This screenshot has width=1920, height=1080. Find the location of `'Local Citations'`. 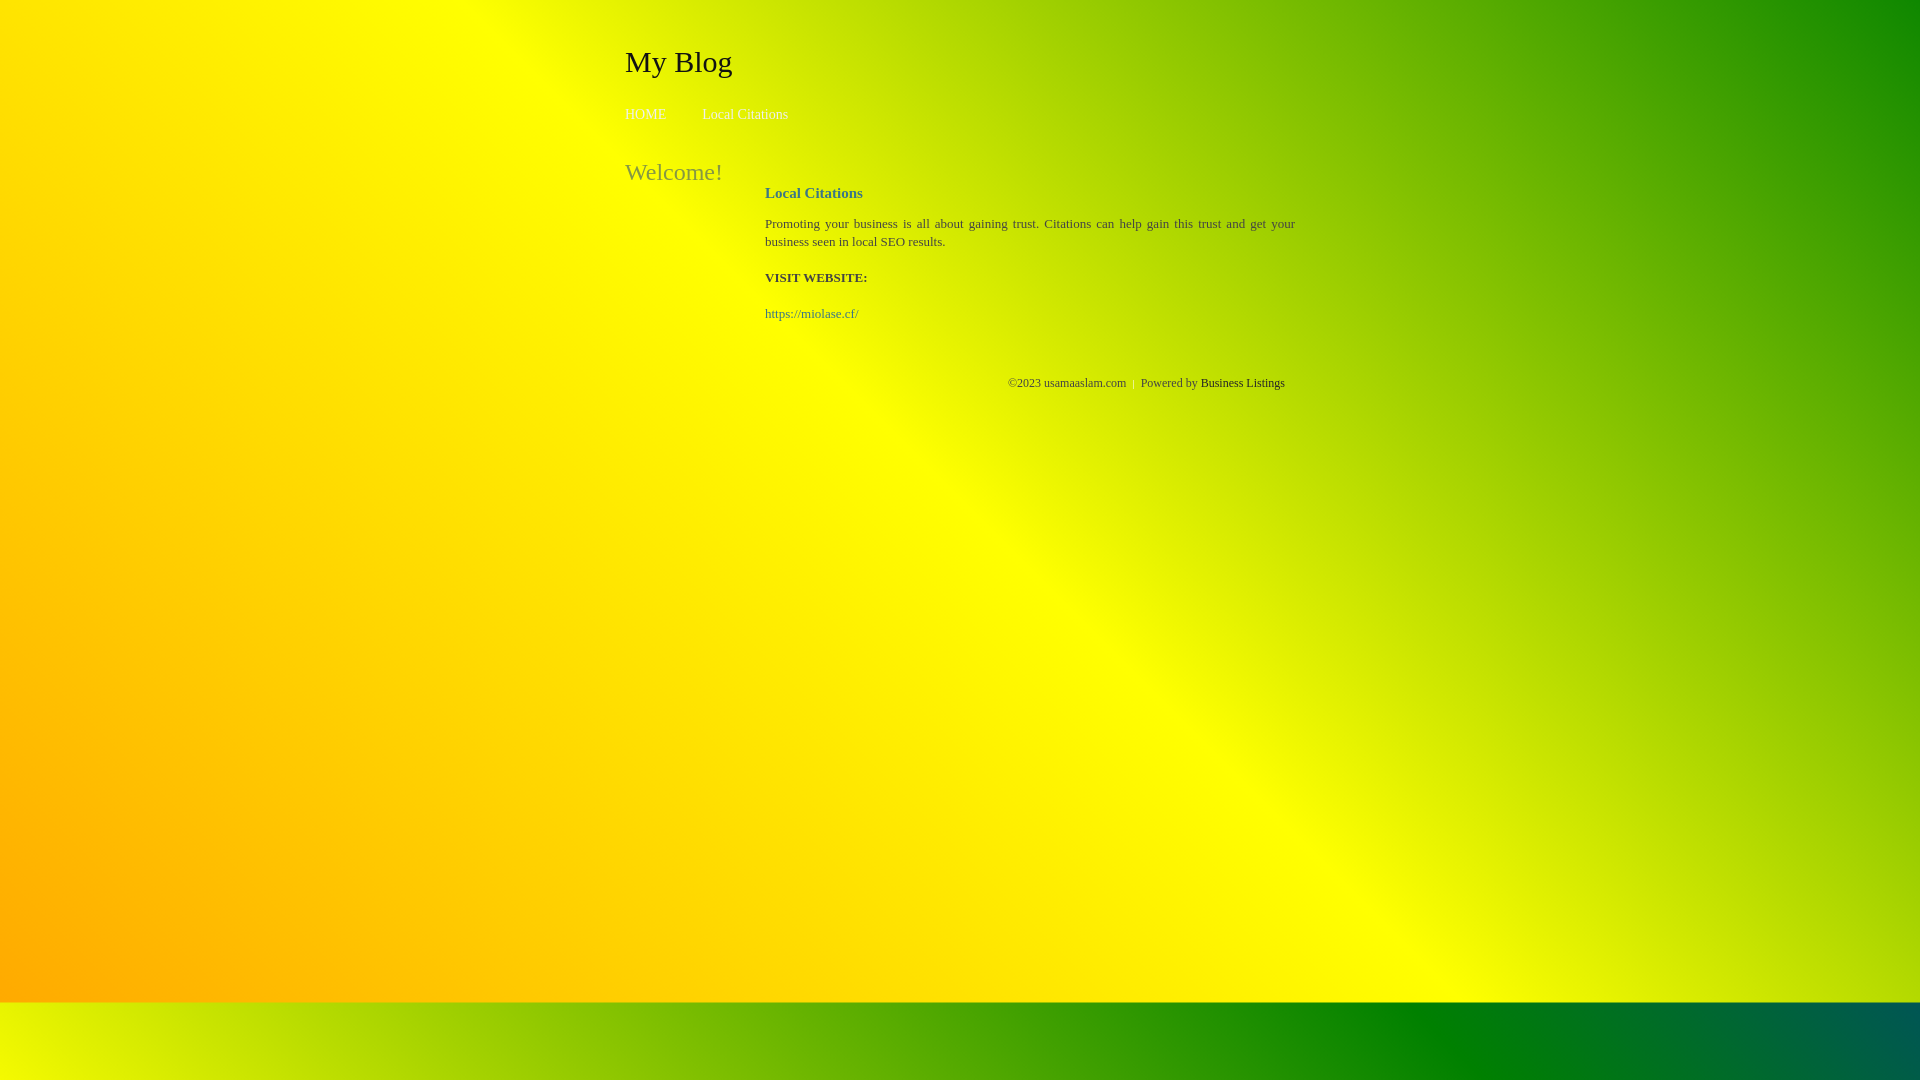

'Local Citations' is located at coordinates (743, 114).